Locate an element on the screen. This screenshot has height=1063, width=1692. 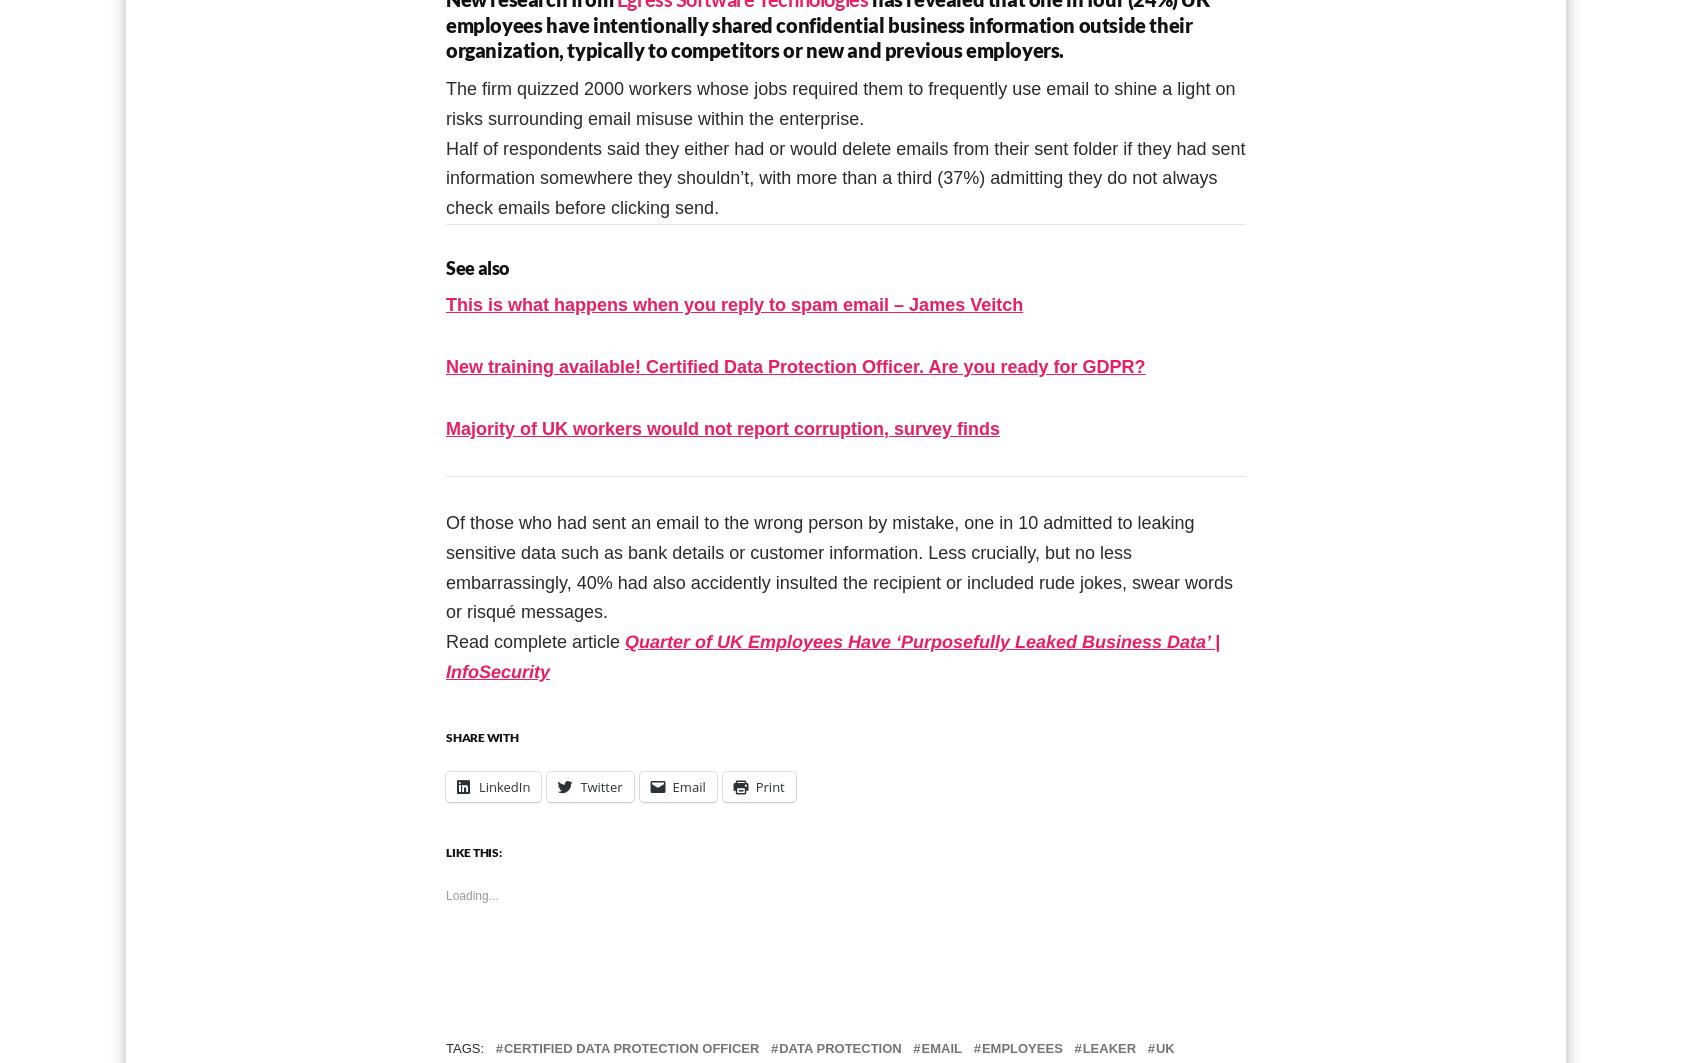
'Certified Data Protection Officer' is located at coordinates (629, 1047).